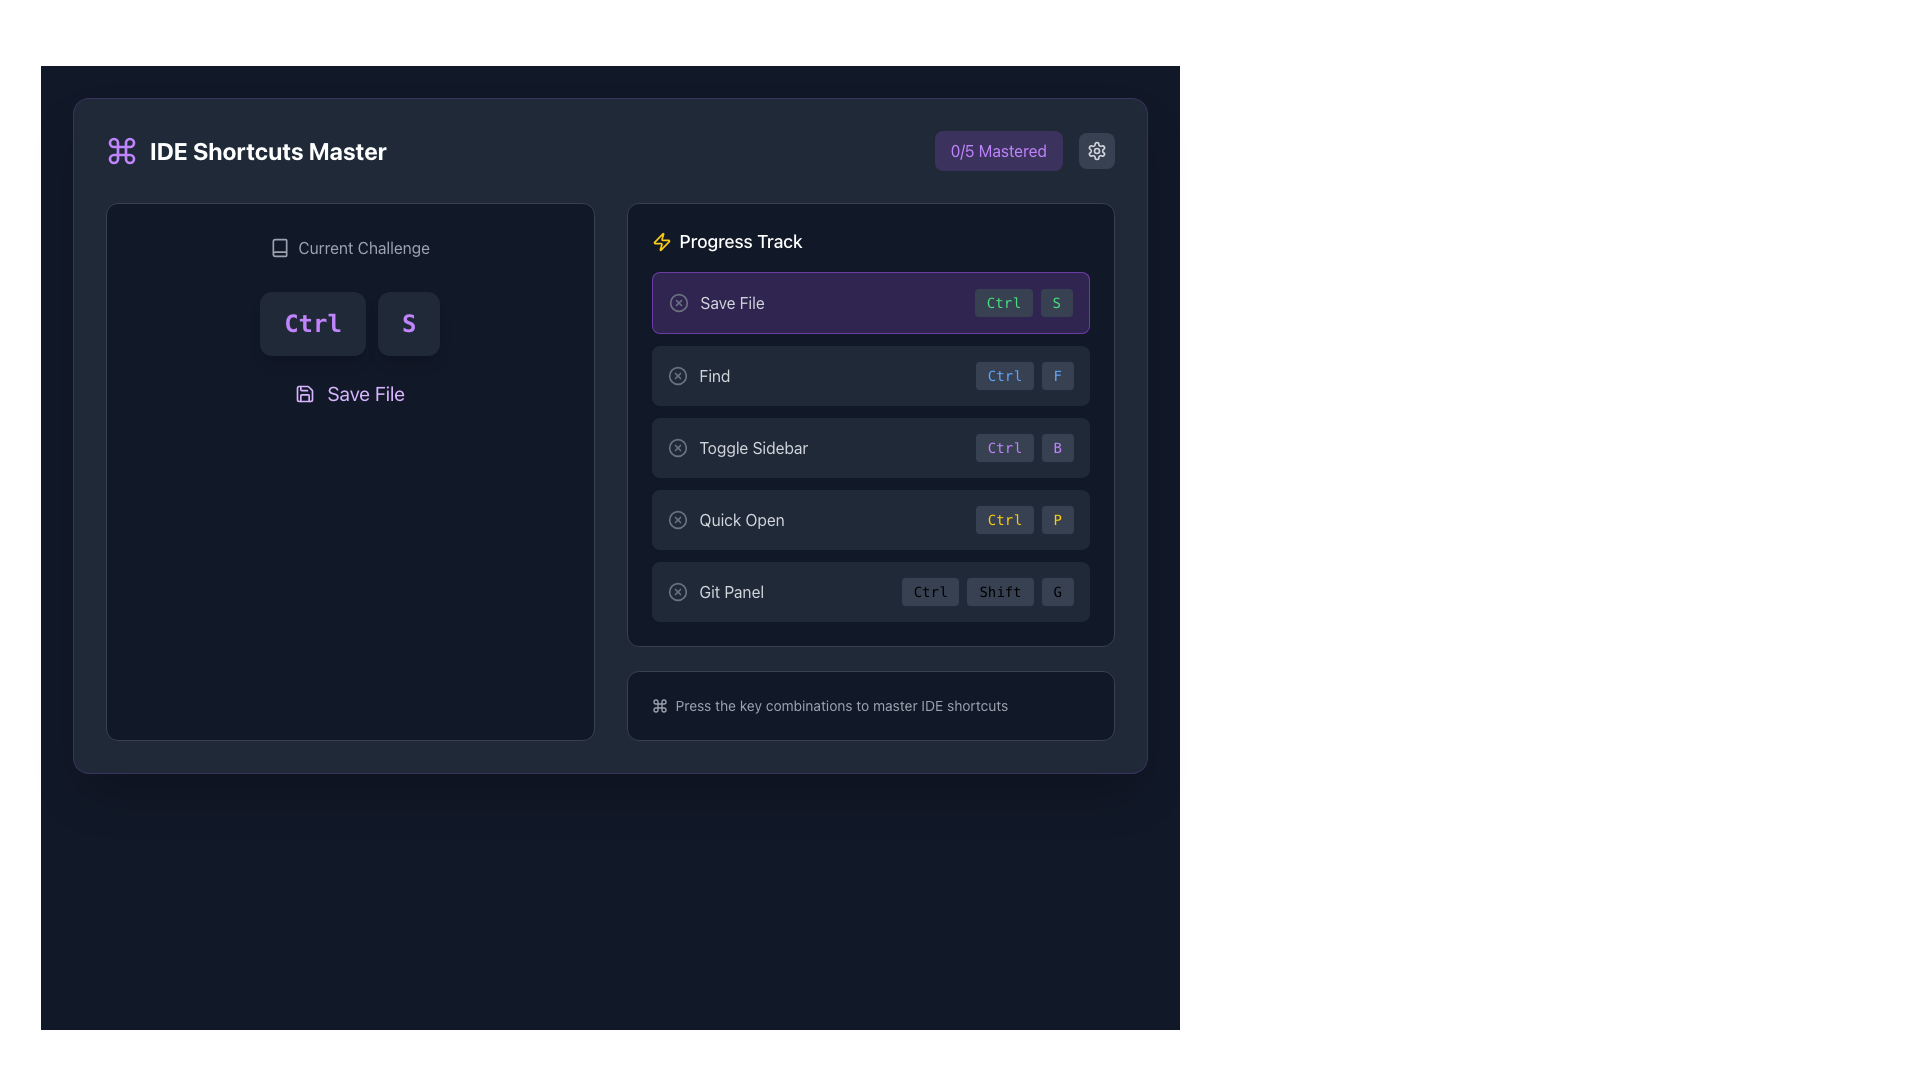 Image resolution: width=1920 pixels, height=1080 pixels. I want to click on the visual presence of the 'Save File' icon located in the 'Progress Track' section, positioned immediately to the left of the 'Save File' text label, so click(661, 241).